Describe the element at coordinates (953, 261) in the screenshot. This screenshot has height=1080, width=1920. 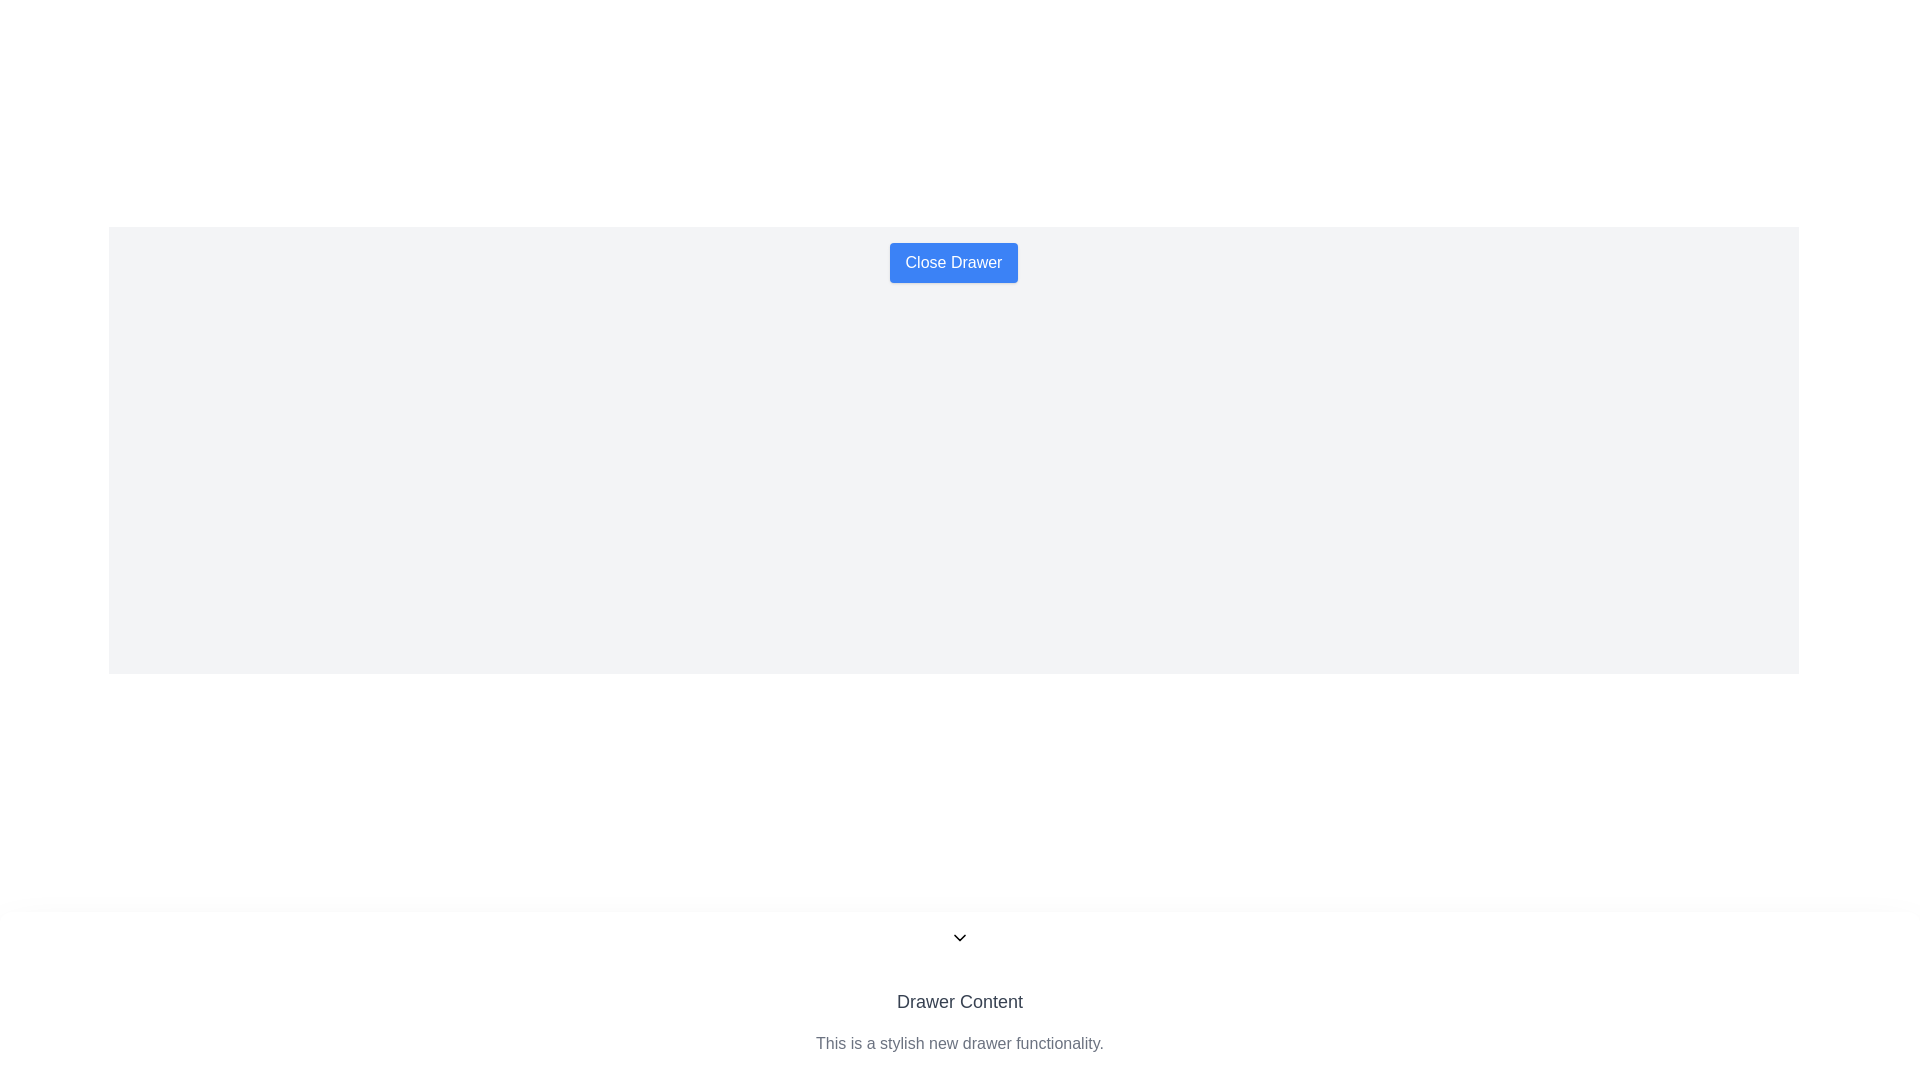
I see `the close button located at the top section of the drawer interface` at that location.